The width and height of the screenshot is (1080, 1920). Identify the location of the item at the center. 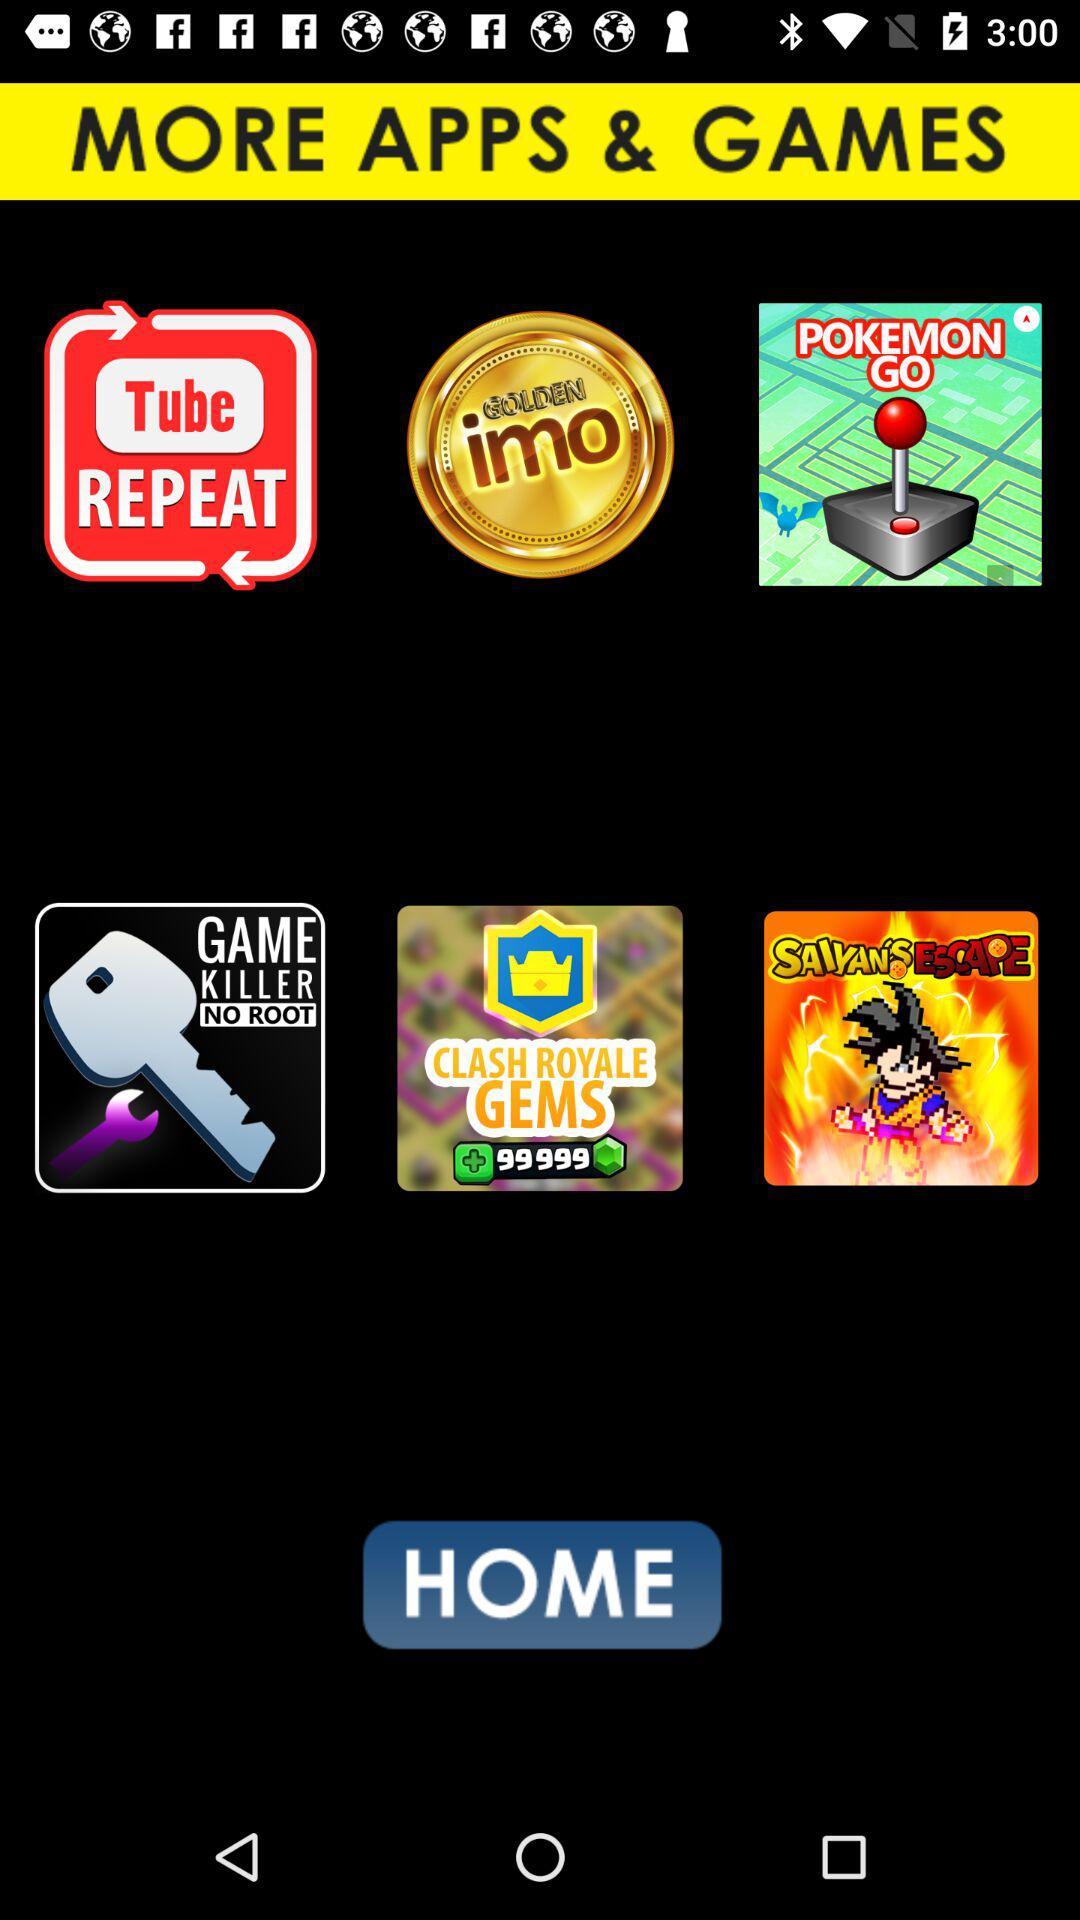
(540, 1047).